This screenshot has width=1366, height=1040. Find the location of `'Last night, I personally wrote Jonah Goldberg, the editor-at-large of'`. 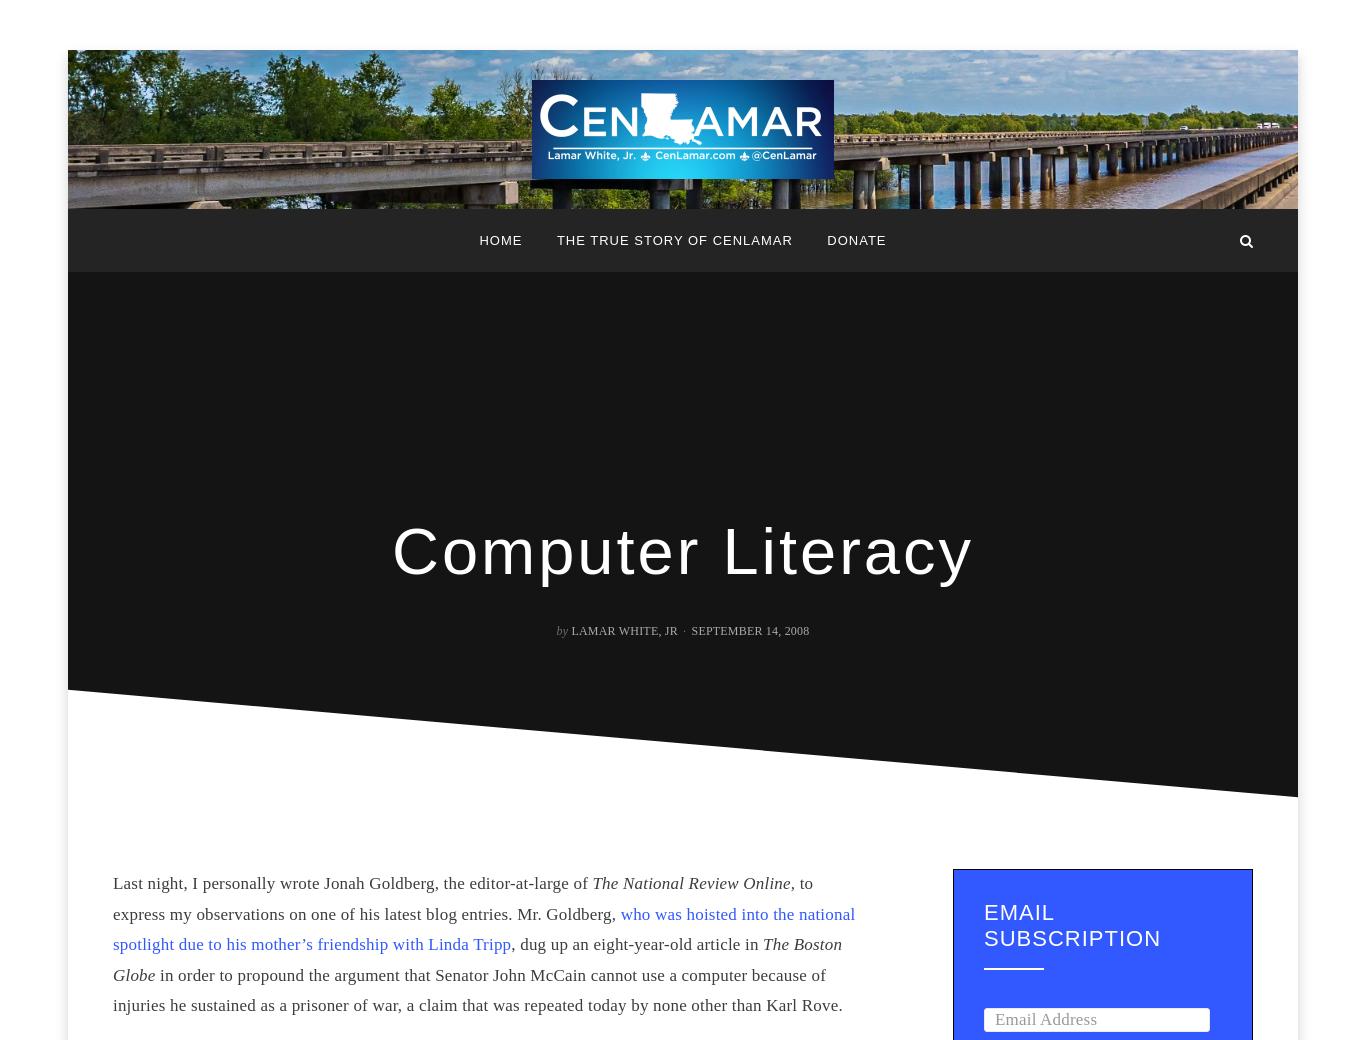

'Last night, I personally wrote Jonah Goldberg, the editor-at-large of' is located at coordinates (351, 882).